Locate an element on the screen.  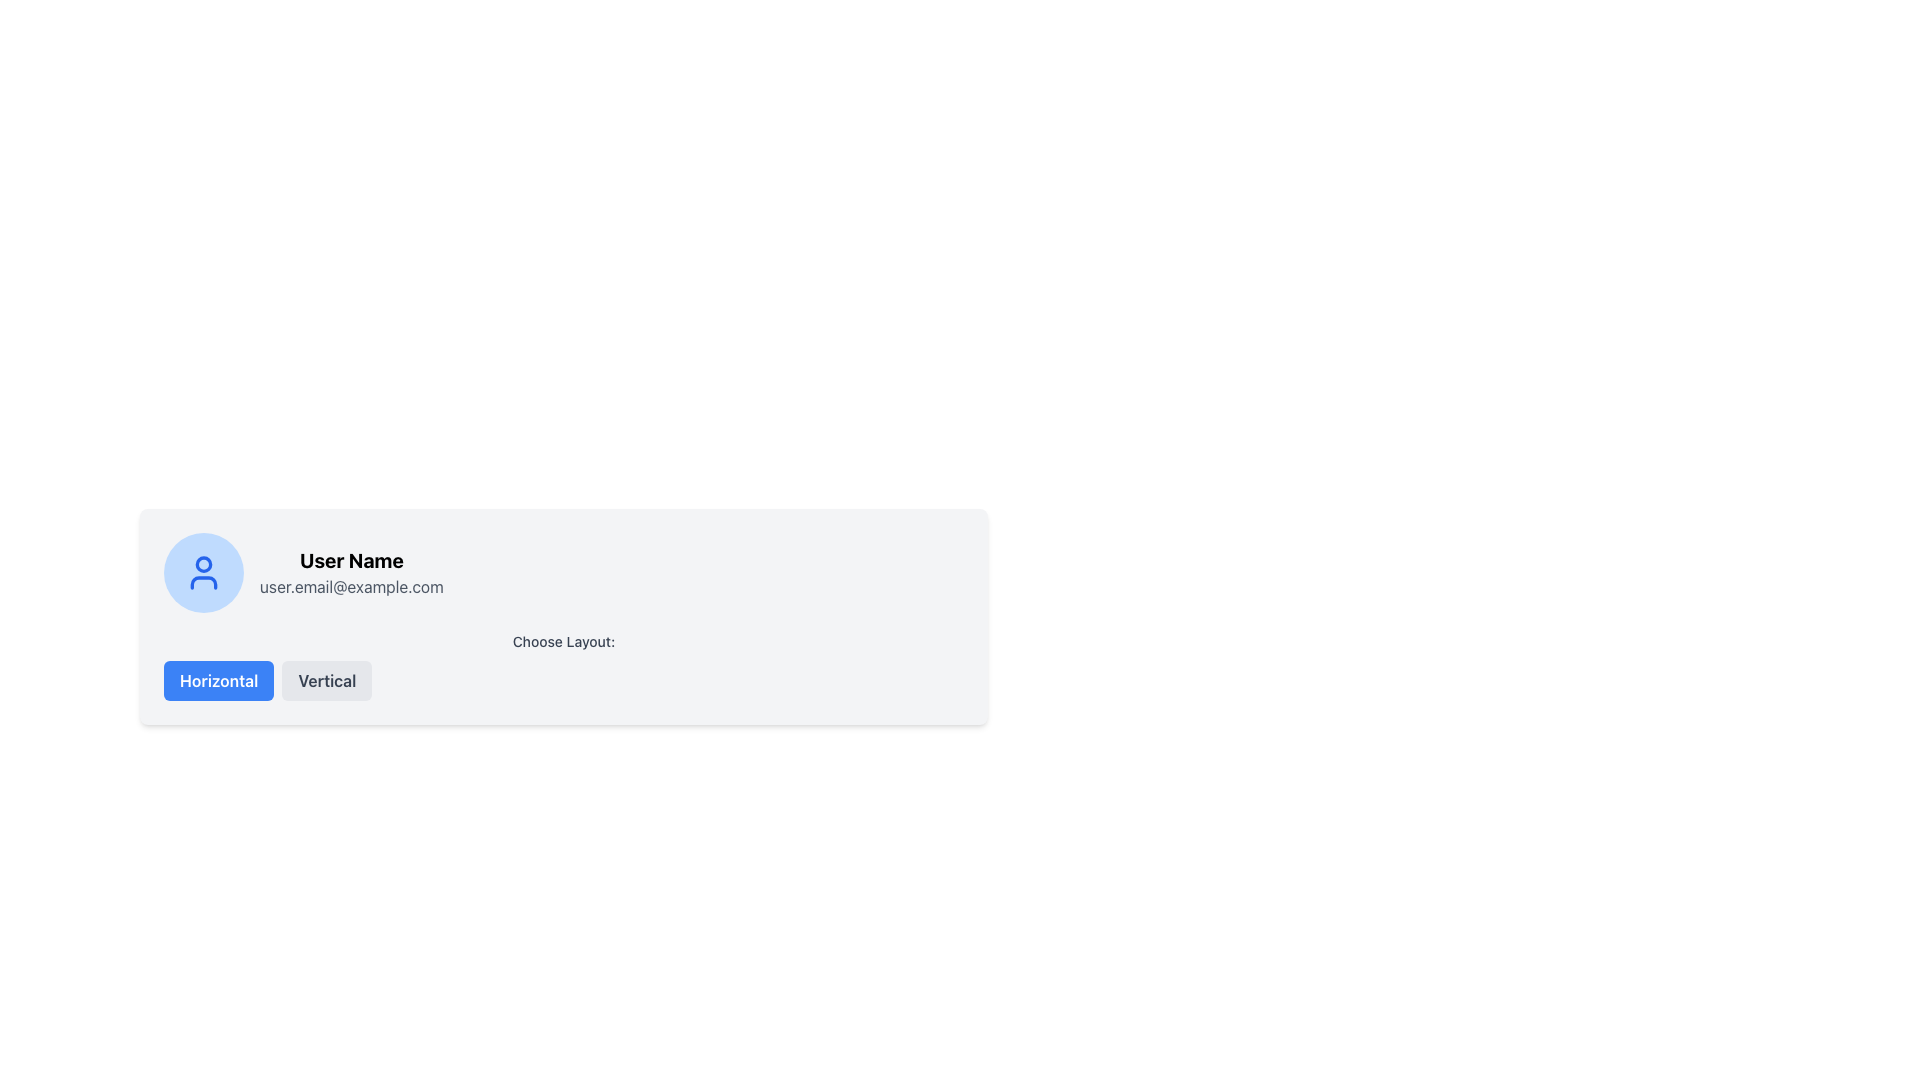
the button labeled 'Vertical', which is the second button in a horizontal group of two buttons is located at coordinates (327, 680).